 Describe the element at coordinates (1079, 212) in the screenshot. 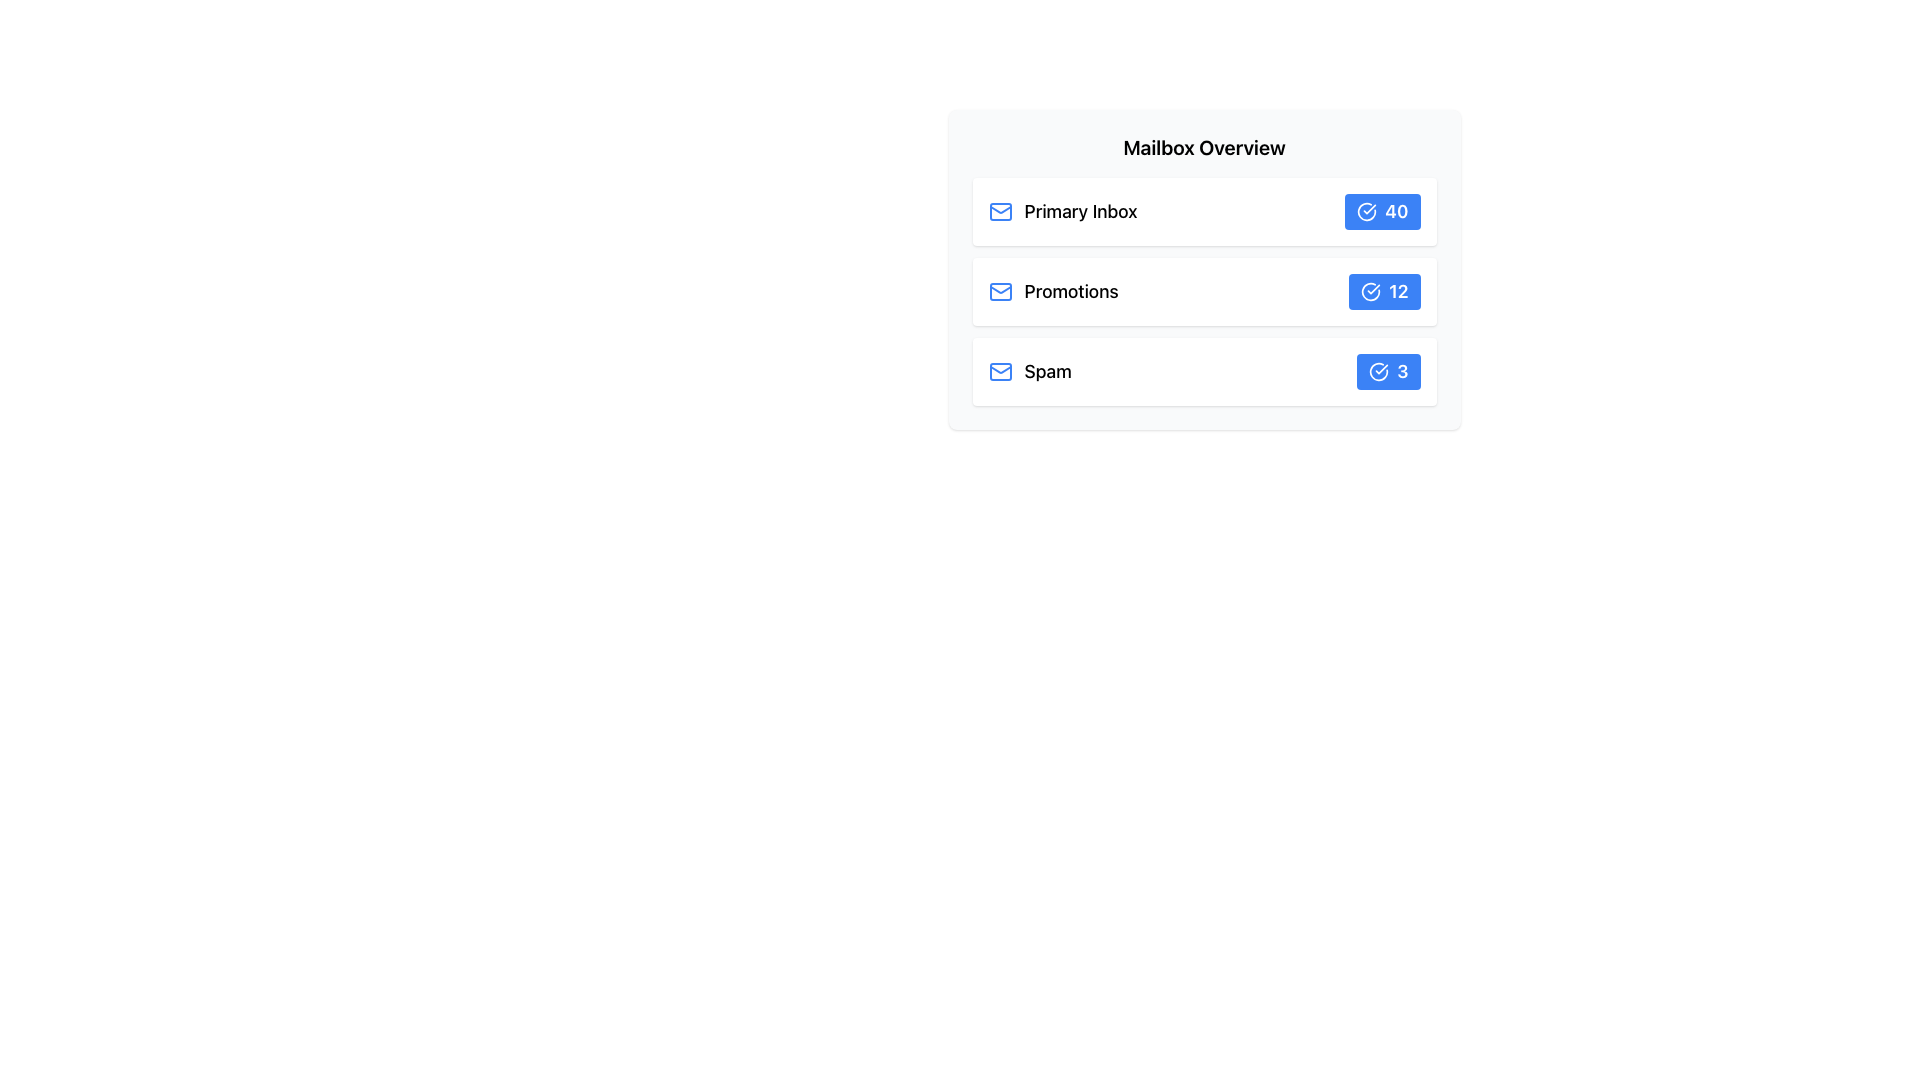

I see `label 'Primary Inbox' which is styled in bold and is the first item under the 'Mailbox Overview' heading, following a blue envelope icon` at that location.